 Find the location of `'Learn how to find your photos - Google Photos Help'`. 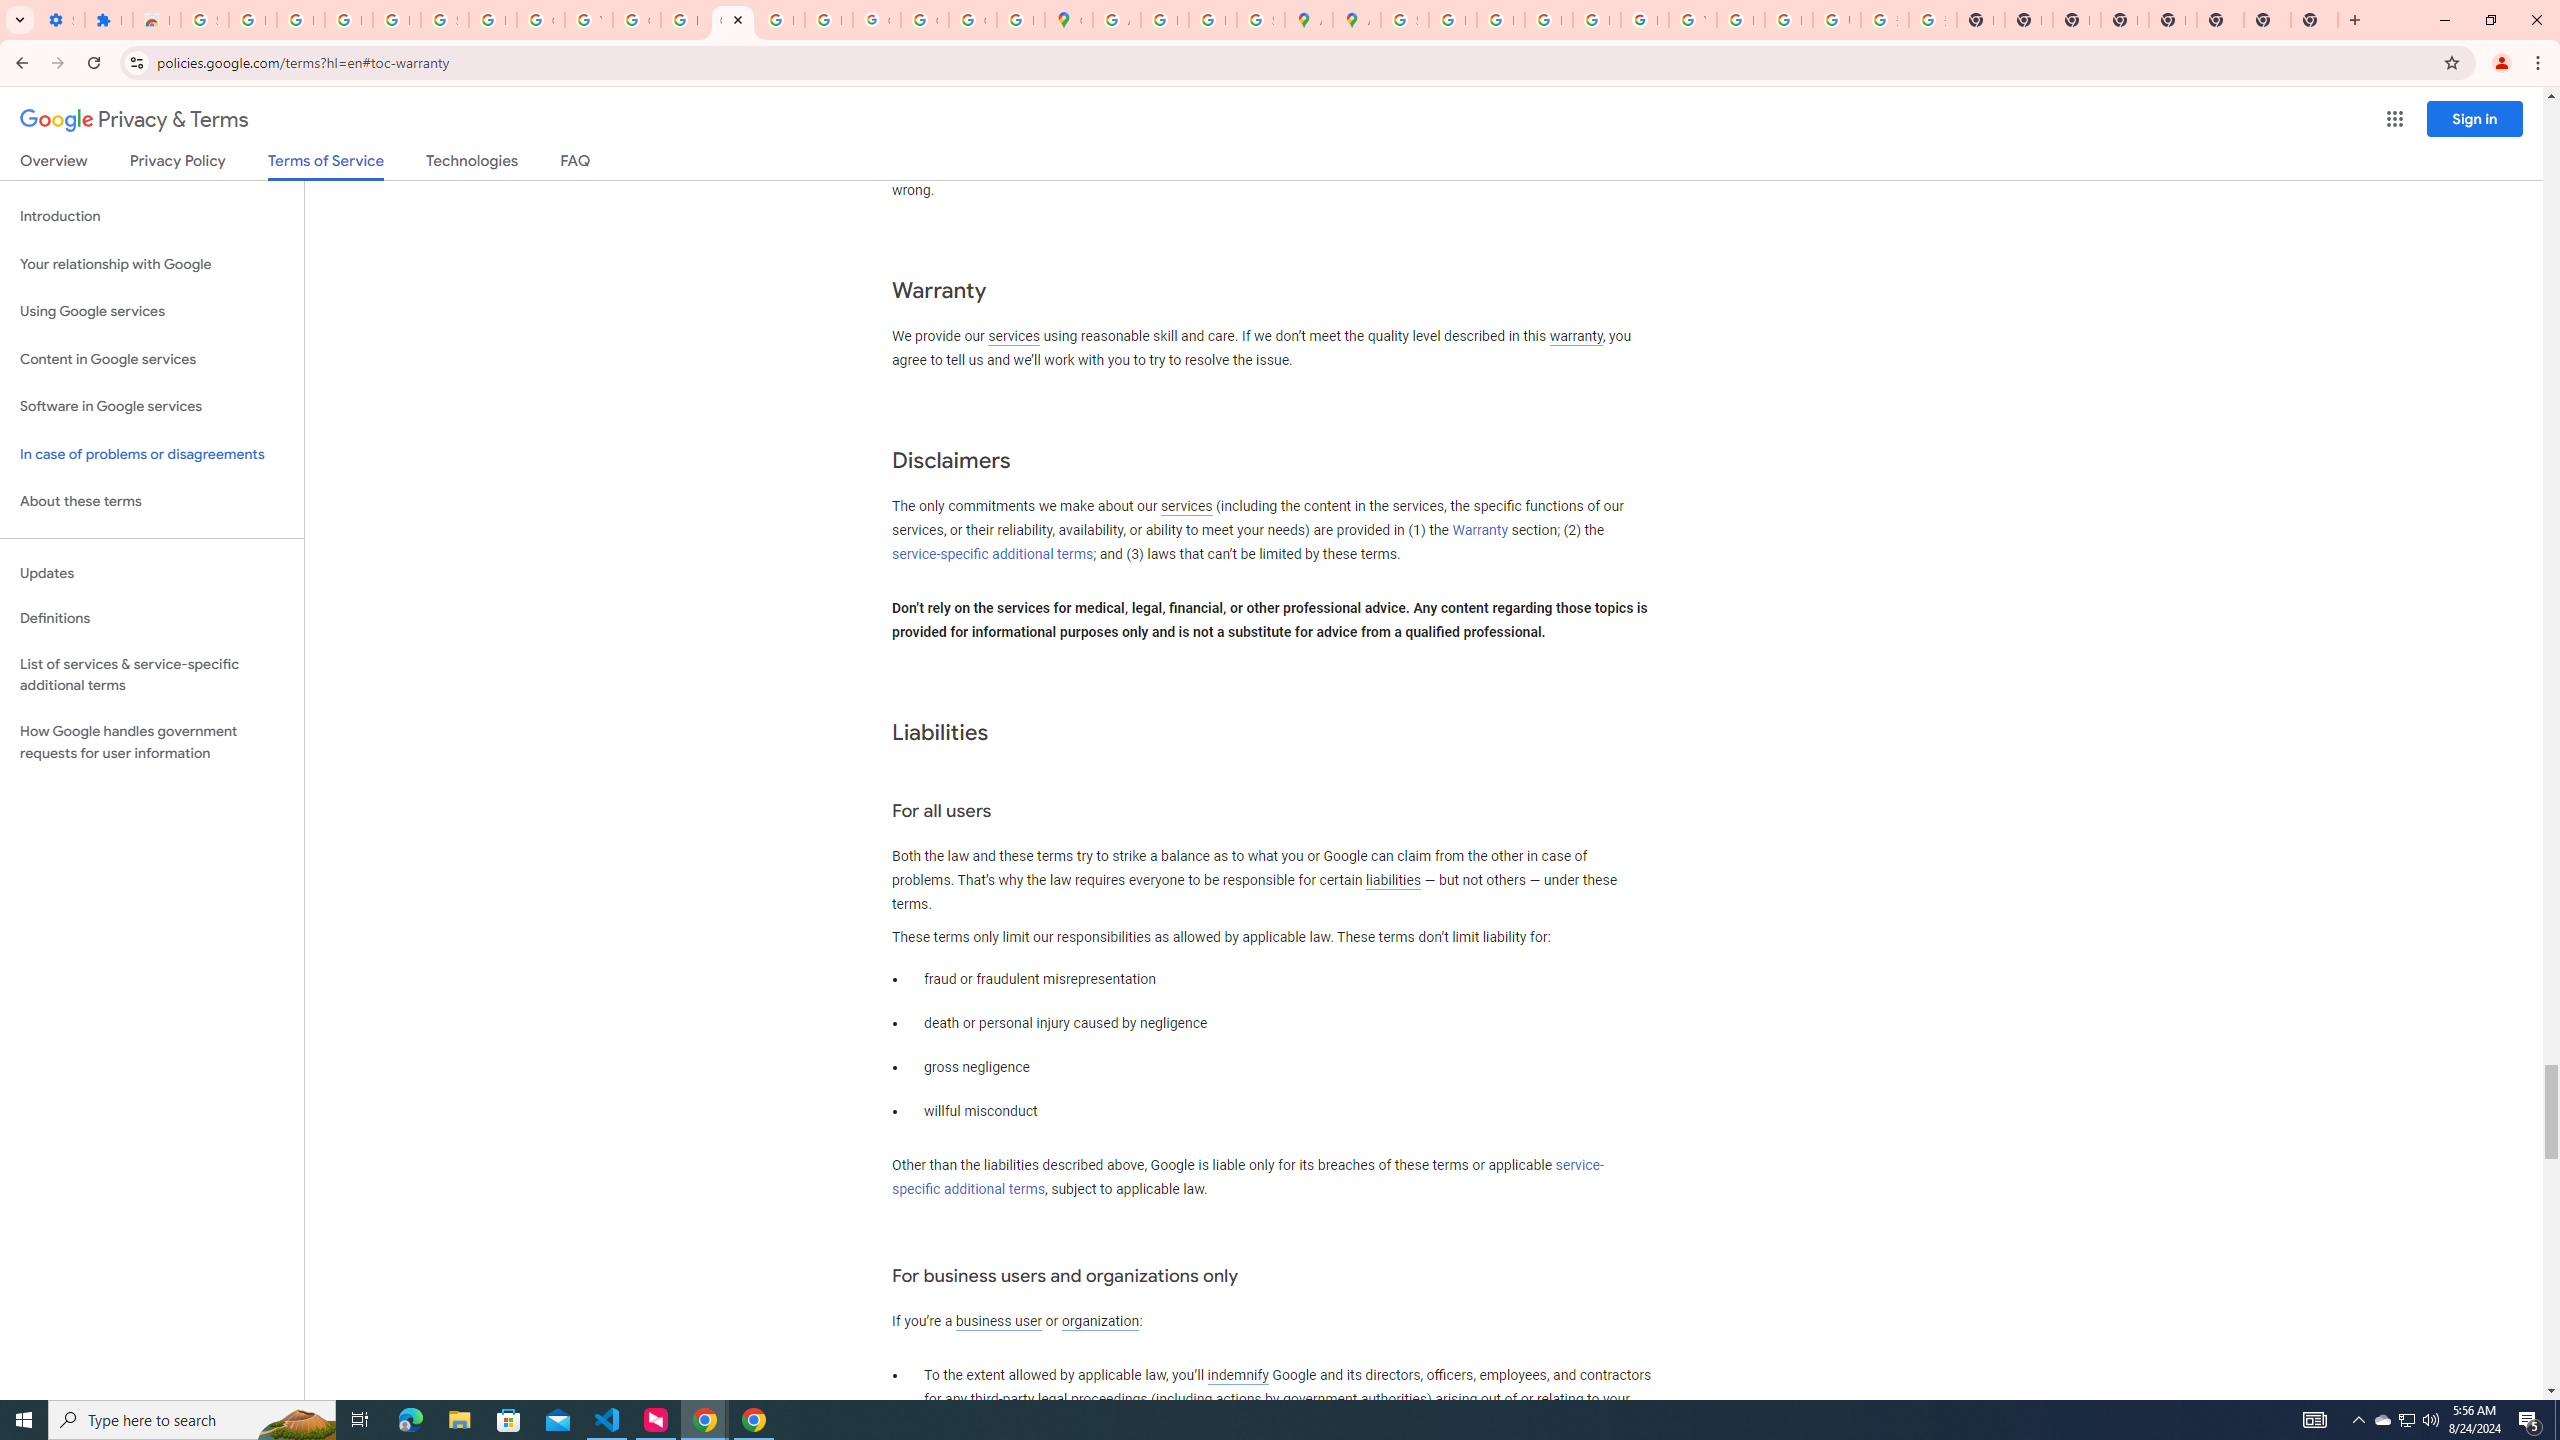

'Learn how to find your photos - Google Photos Help' is located at coordinates (347, 19).